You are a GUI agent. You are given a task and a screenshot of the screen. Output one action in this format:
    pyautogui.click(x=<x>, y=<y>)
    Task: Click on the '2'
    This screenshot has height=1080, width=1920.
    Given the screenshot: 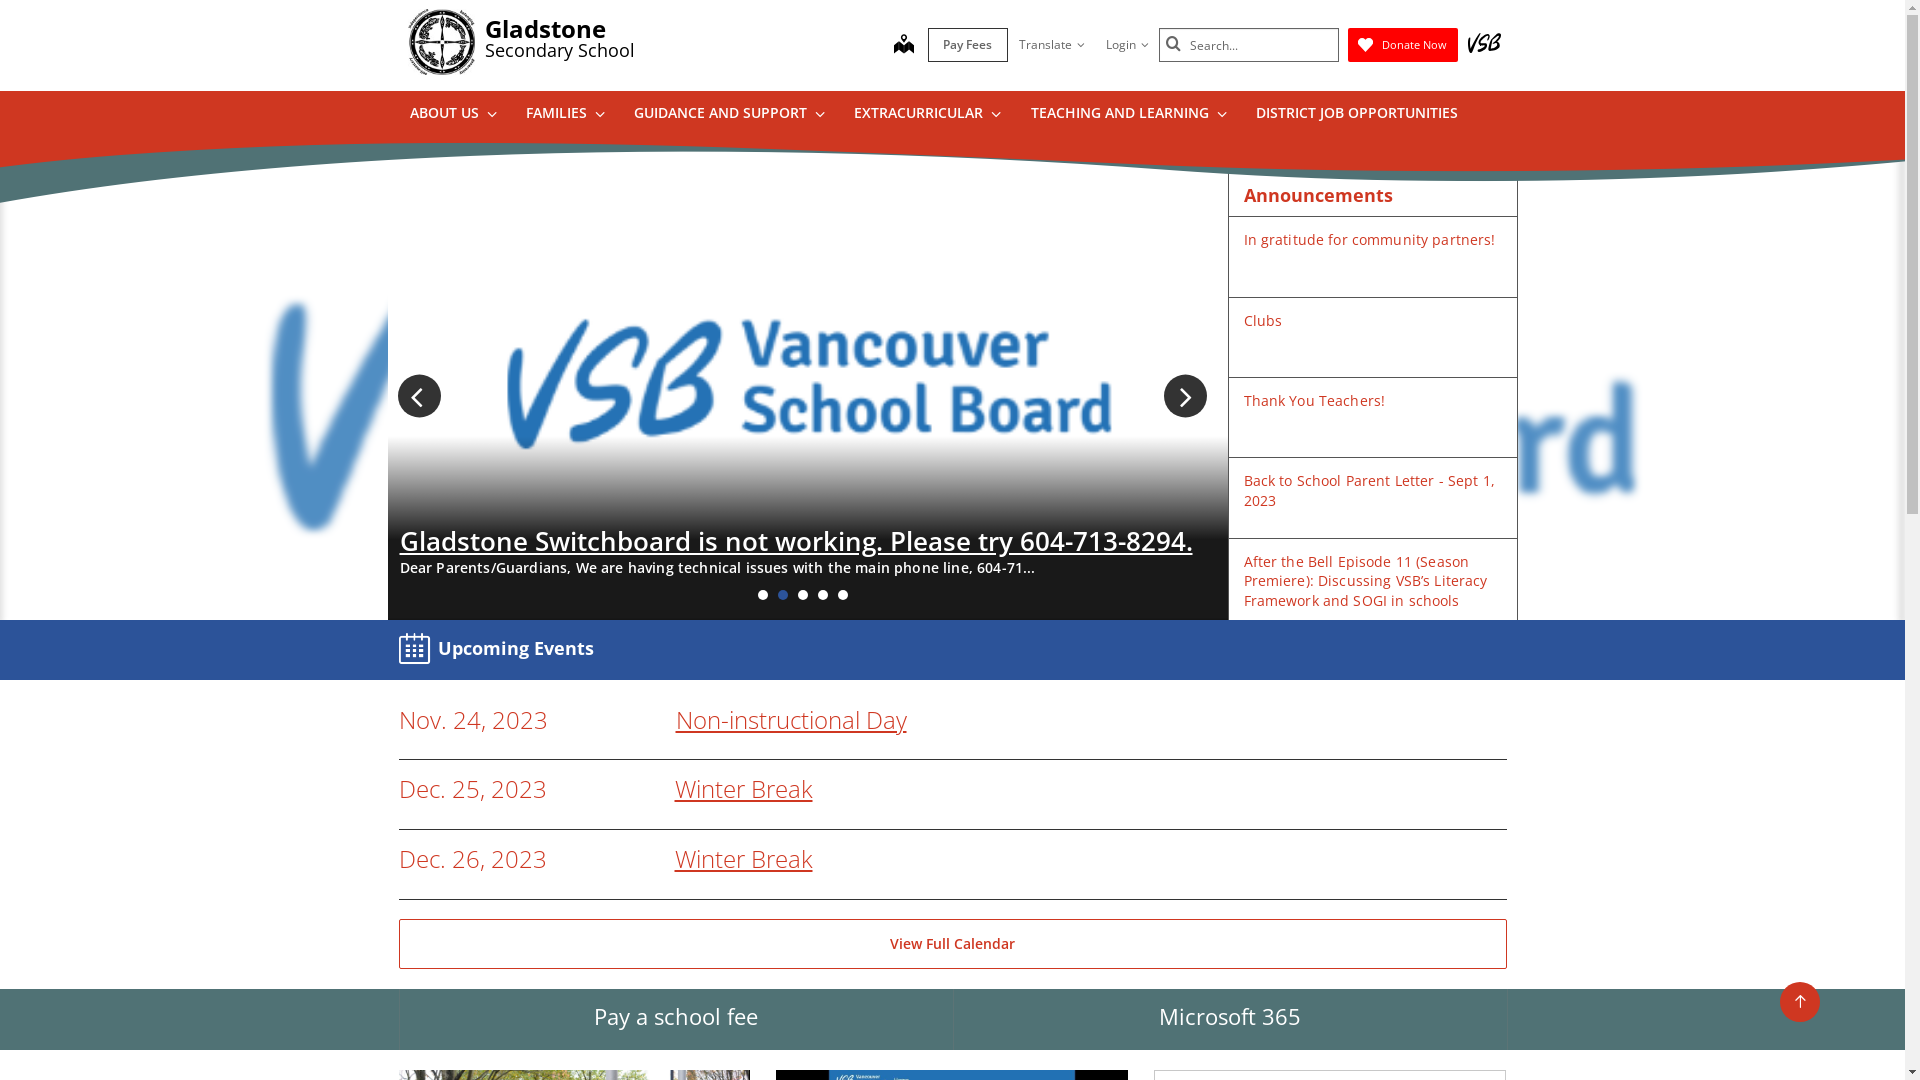 What is the action you would take?
    pyautogui.click(x=781, y=593)
    